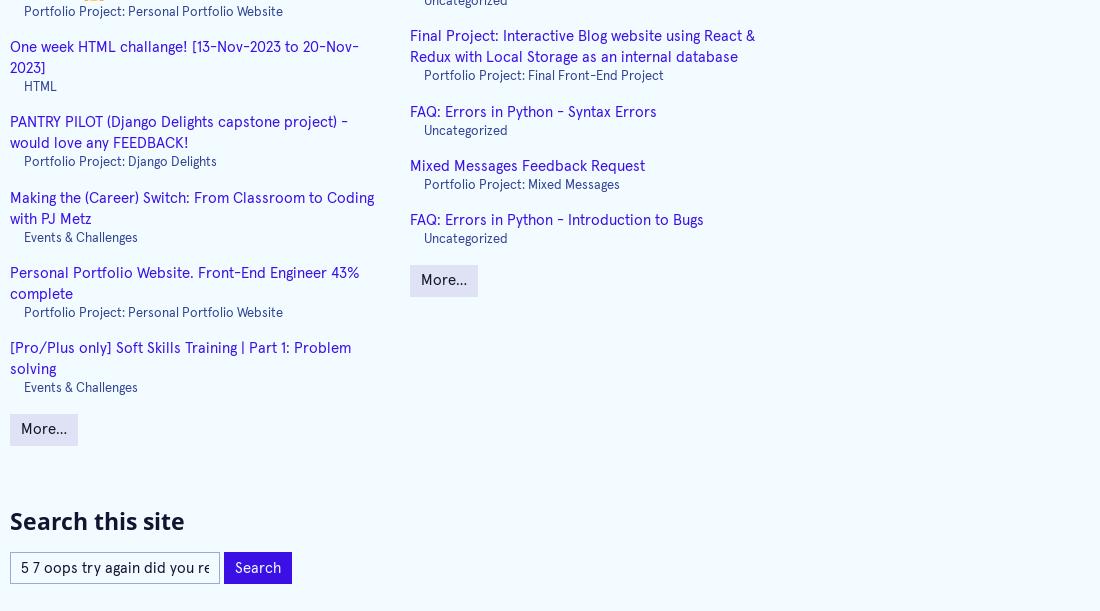 Image resolution: width=1100 pixels, height=611 pixels. Describe the element at coordinates (527, 165) in the screenshot. I see `'Mixed Messages Feedback Request'` at that location.